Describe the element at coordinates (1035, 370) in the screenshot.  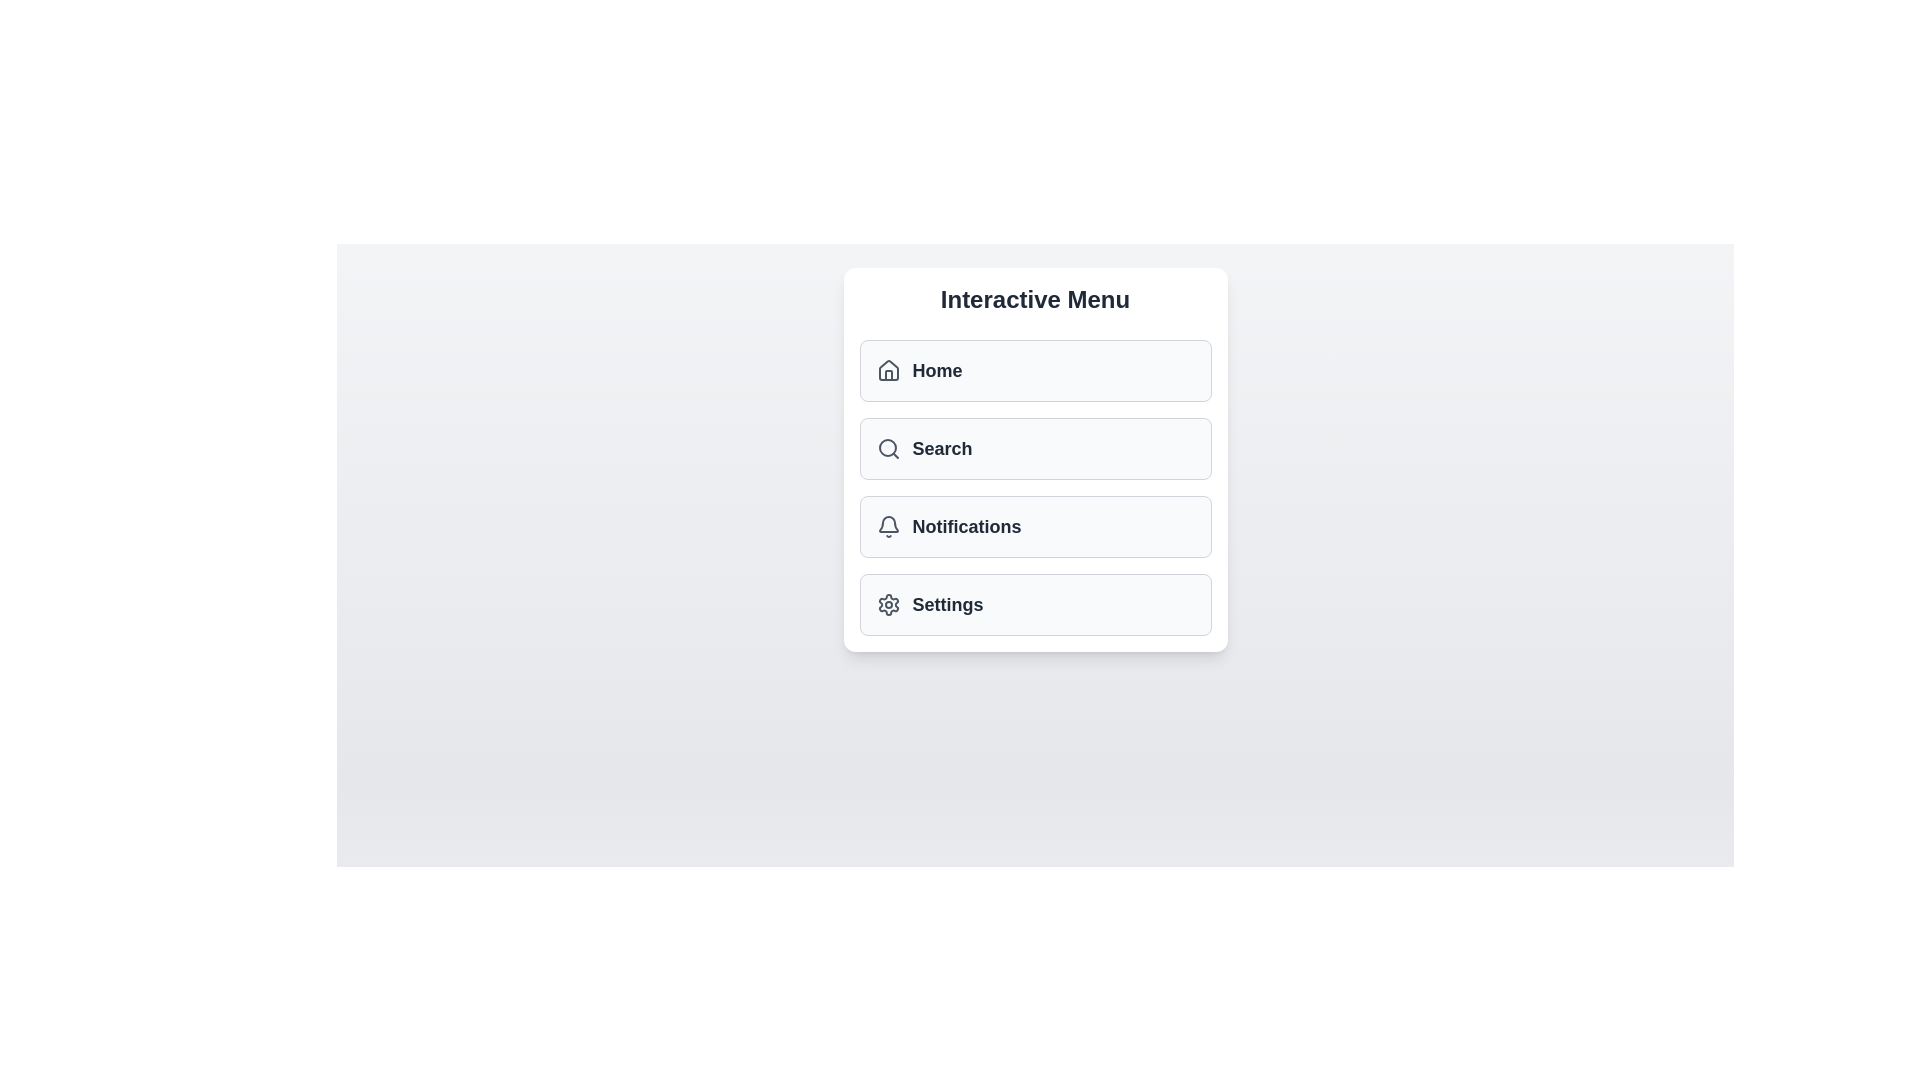
I see `the menu item Home` at that location.